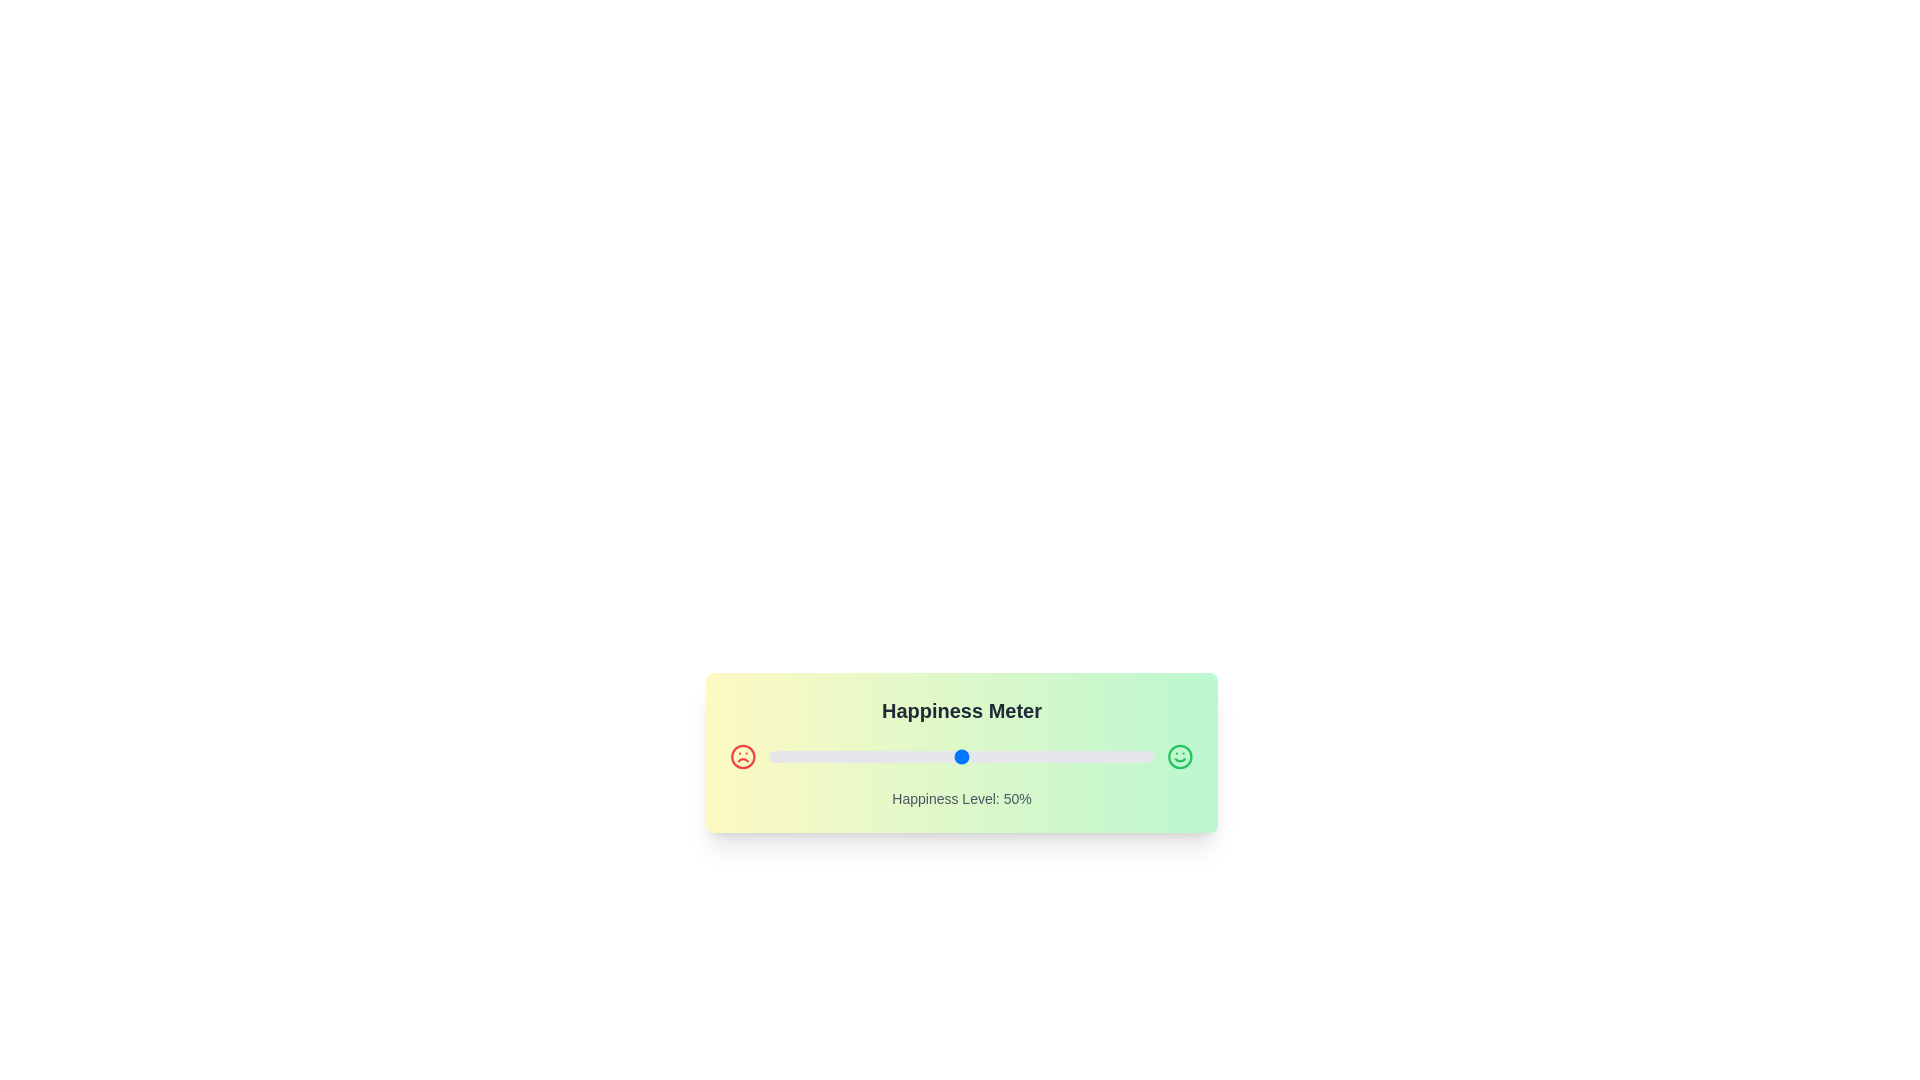 This screenshot has height=1080, width=1920. I want to click on the slider to set the happiness level to 30%, so click(883, 756).